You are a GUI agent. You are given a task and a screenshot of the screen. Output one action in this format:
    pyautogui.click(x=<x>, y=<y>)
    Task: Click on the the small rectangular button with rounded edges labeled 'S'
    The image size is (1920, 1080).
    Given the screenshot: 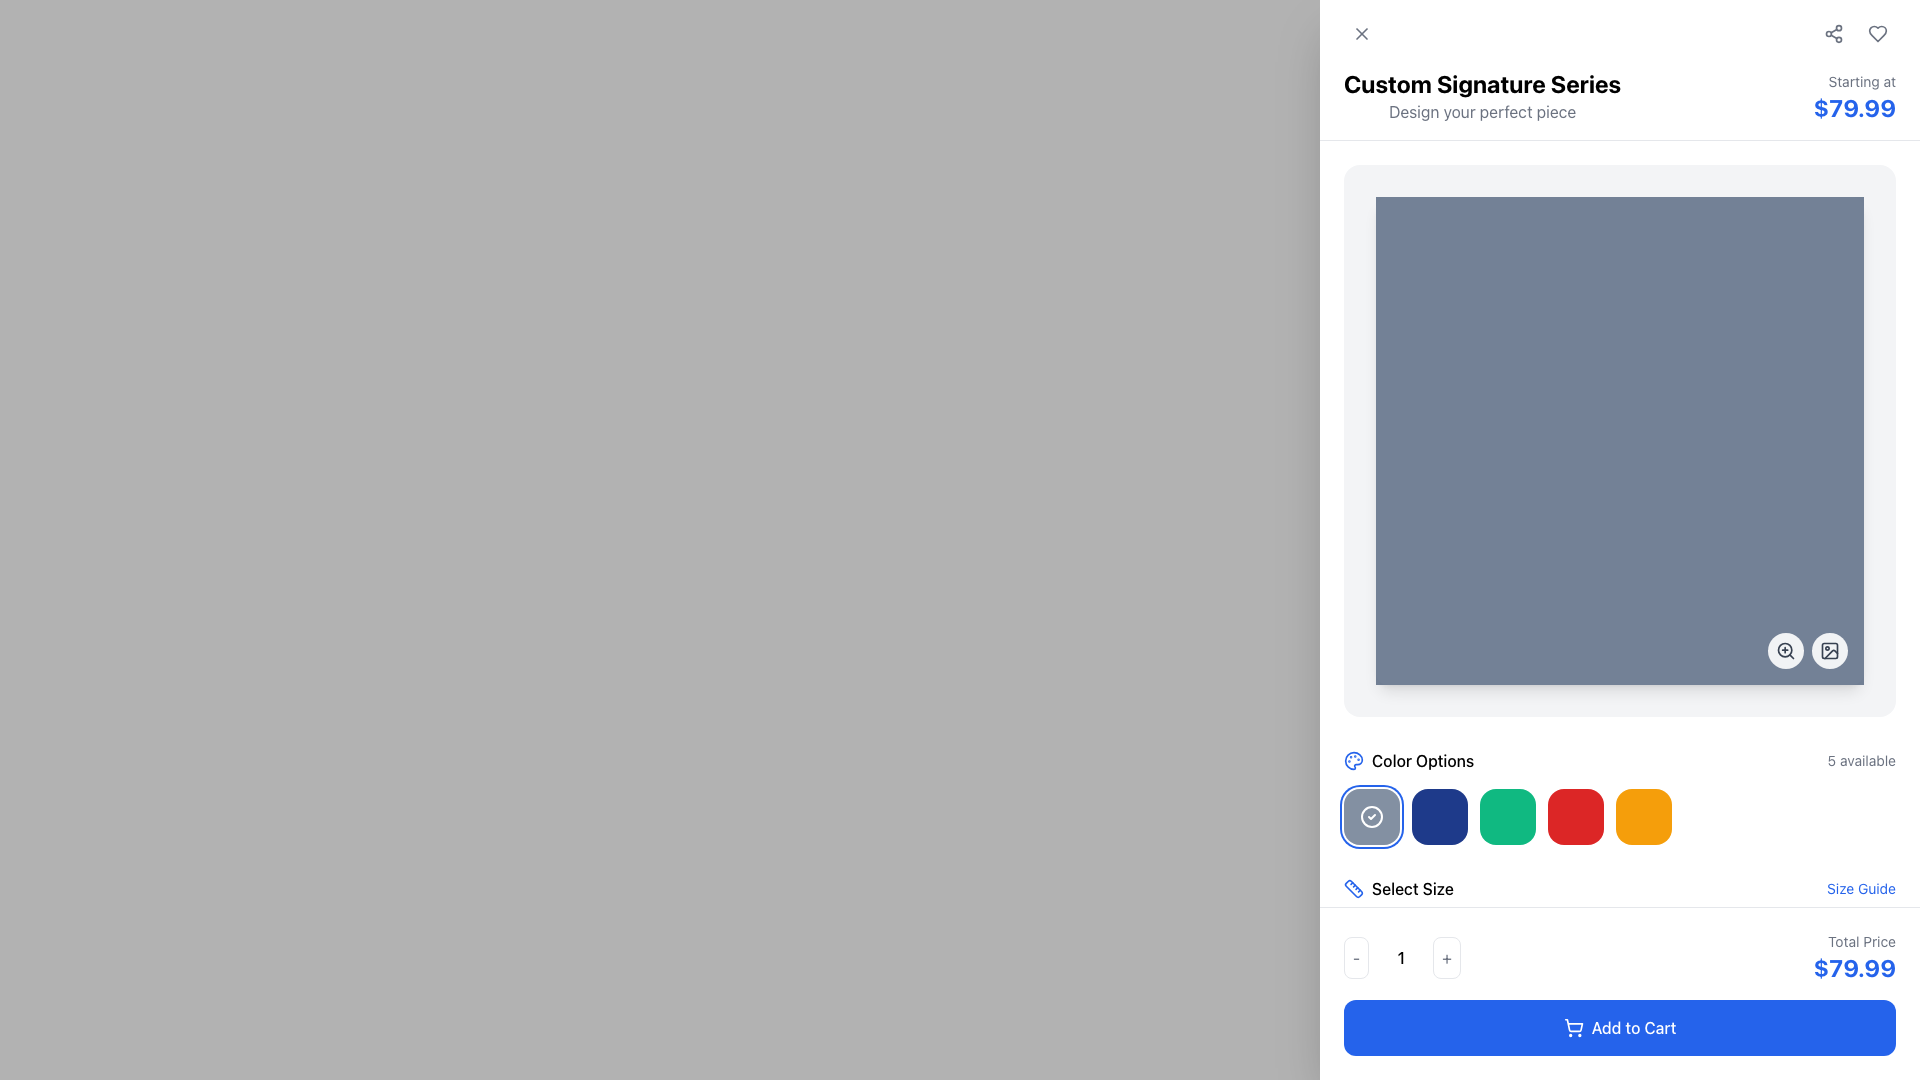 What is the action you would take?
    pyautogui.click(x=1423, y=941)
    